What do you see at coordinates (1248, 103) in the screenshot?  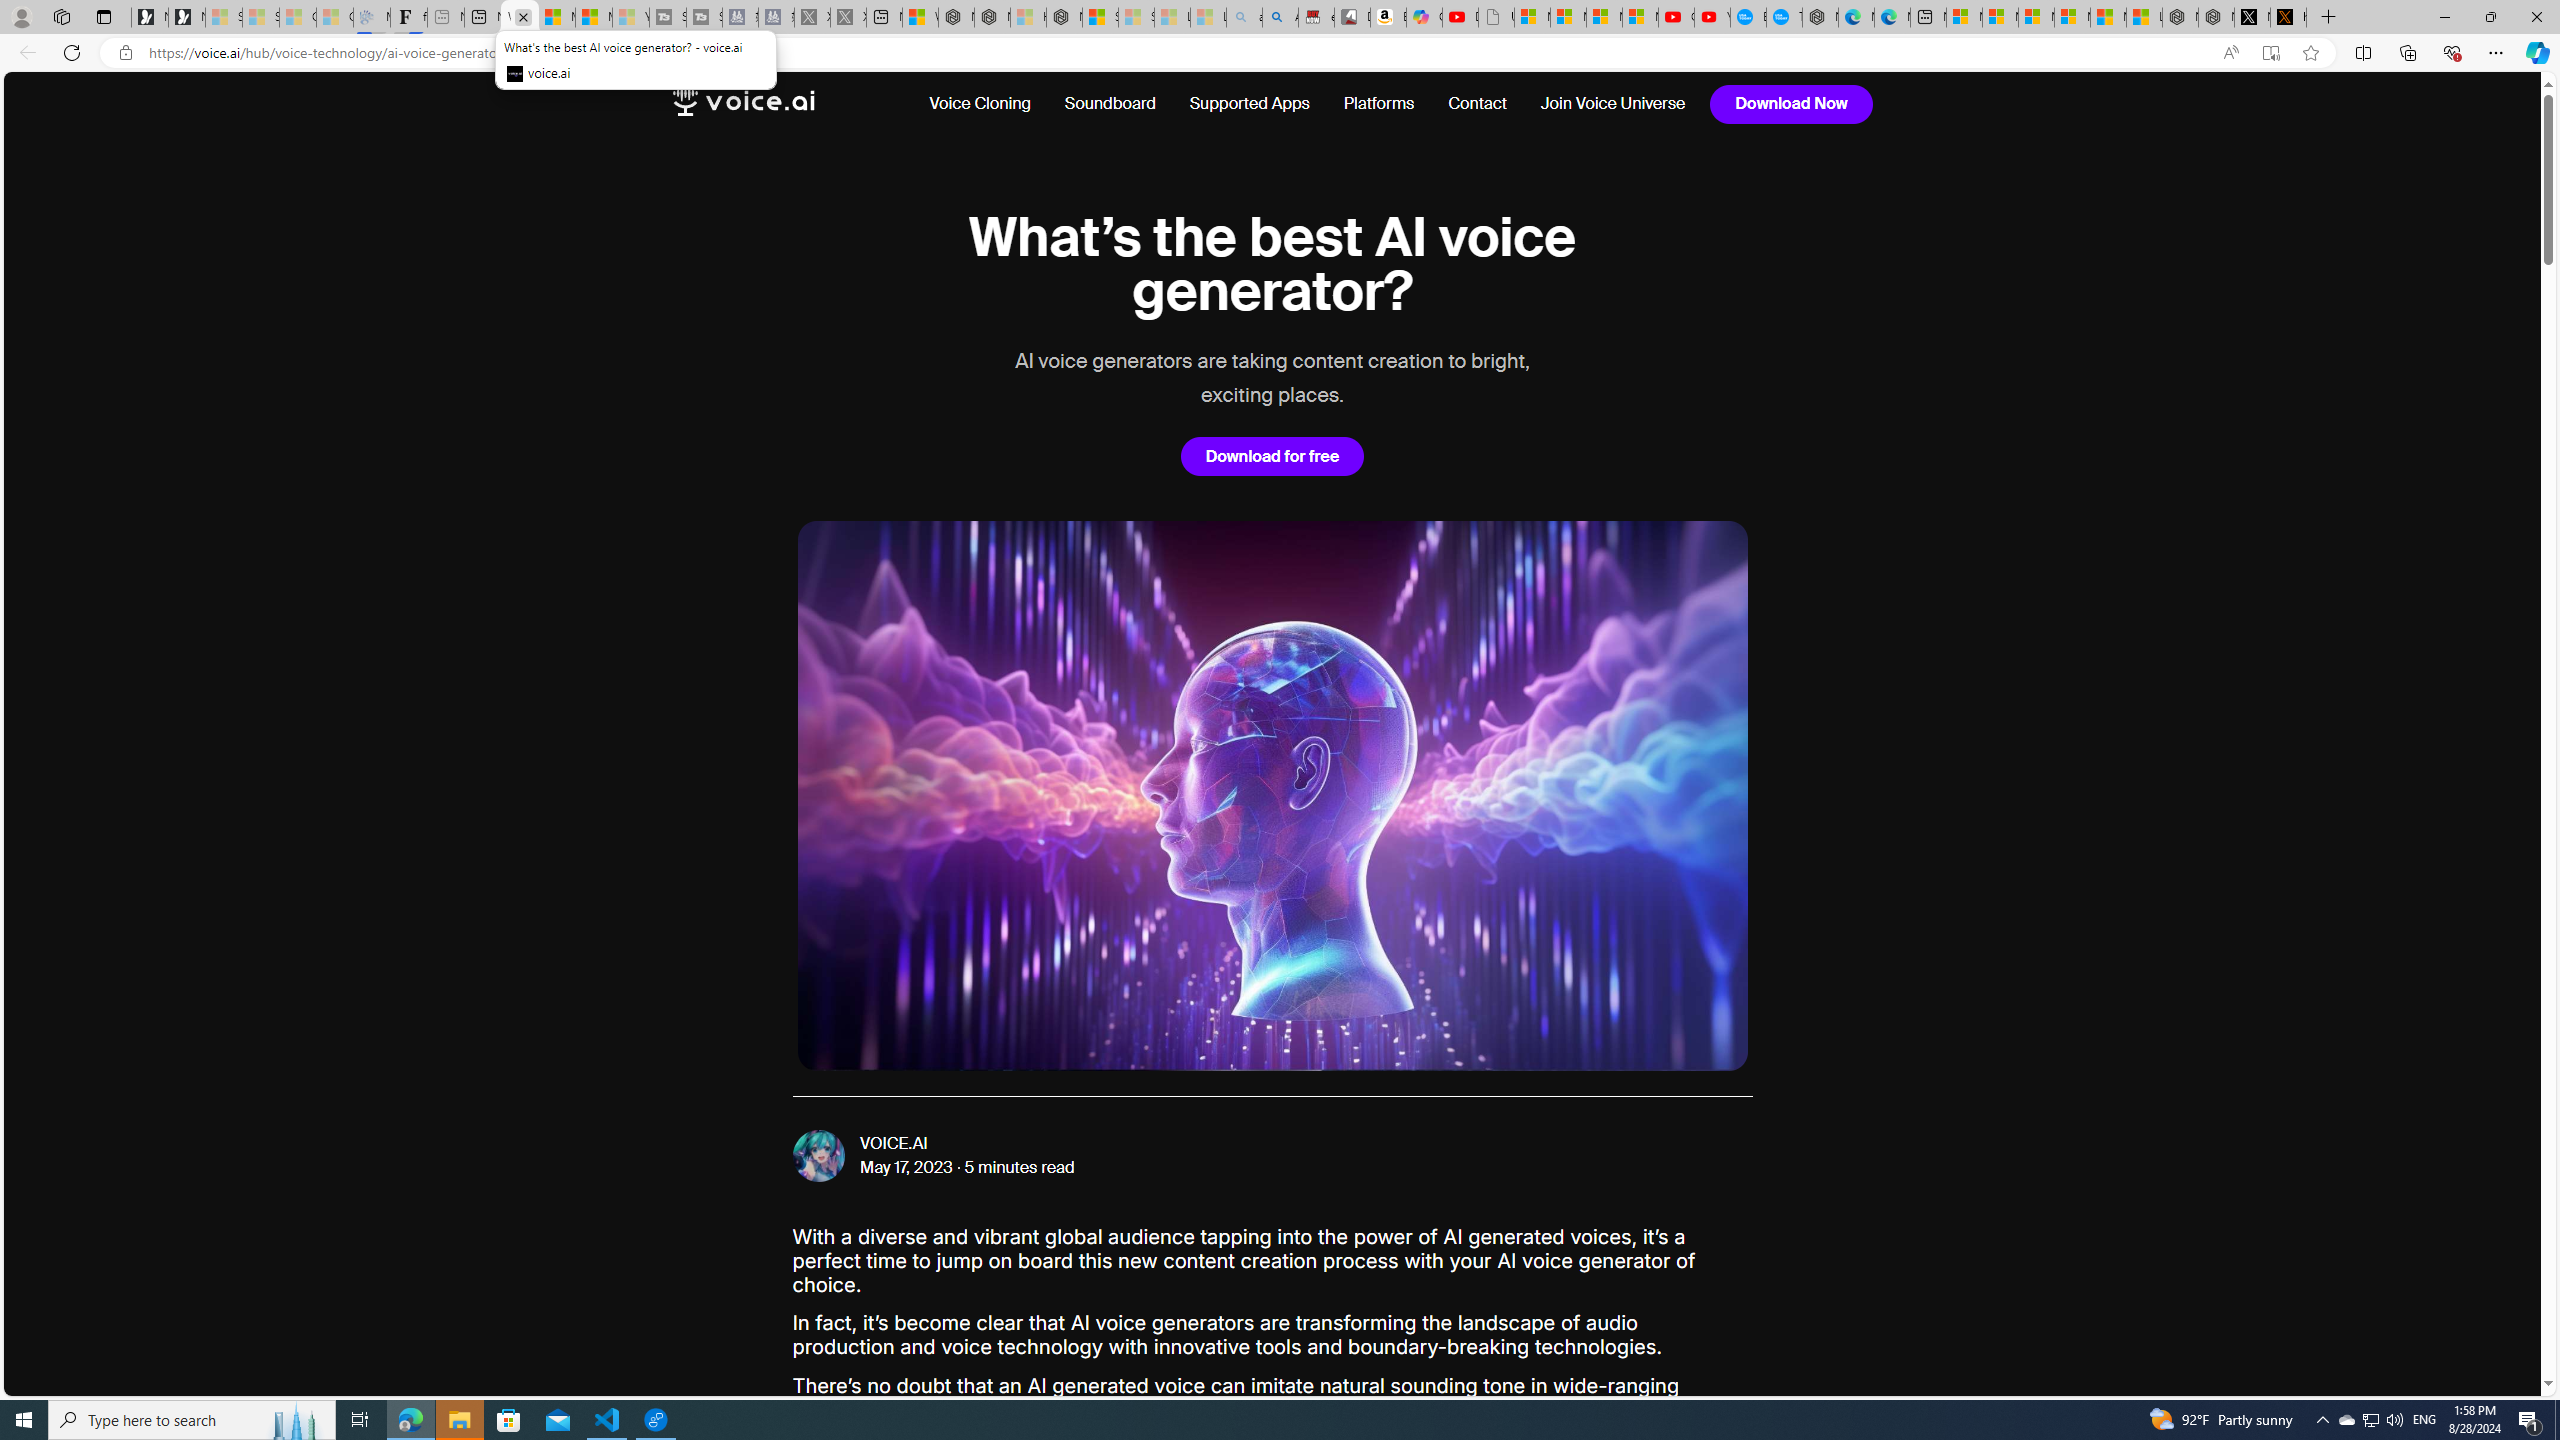 I see `'Supported Apps'` at bounding box center [1248, 103].